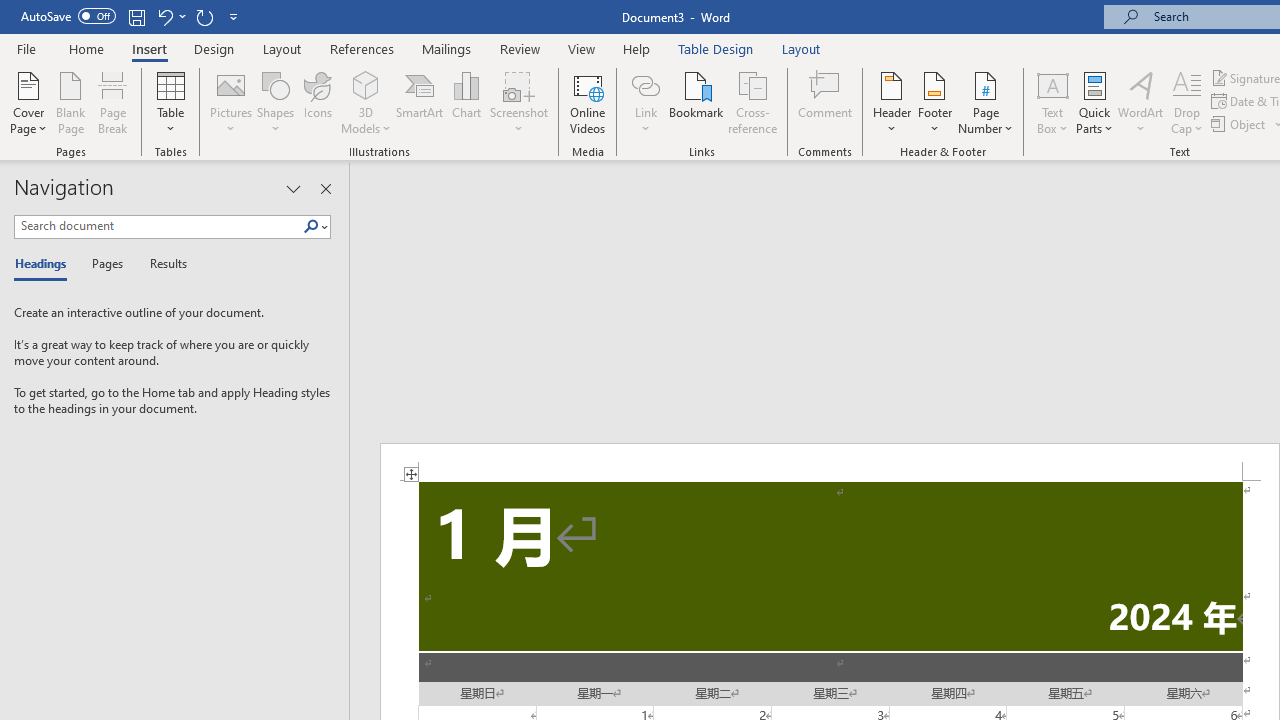 The image size is (1280, 720). I want to click on 'Customize Quick Access Toolbar', so click(234, 16).